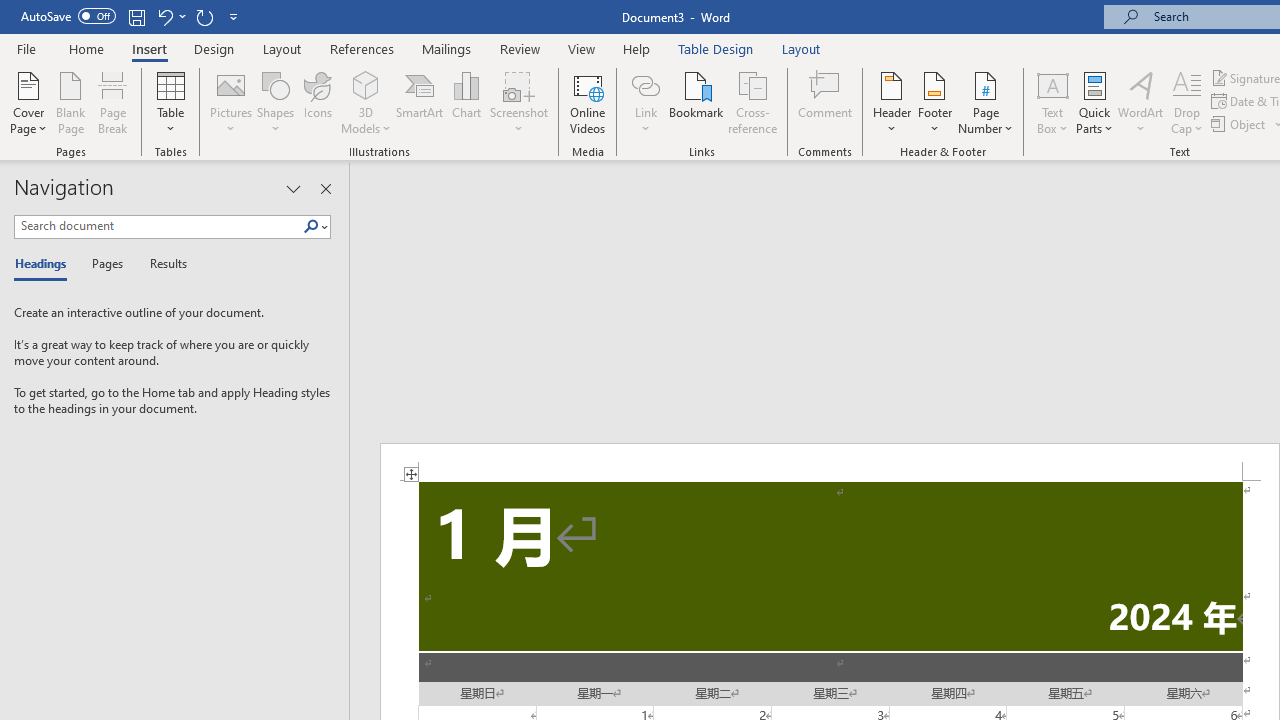 The image size is (1280, 720). I want to click on 'Customize Quick Access Toolbar', so click(234, 16).